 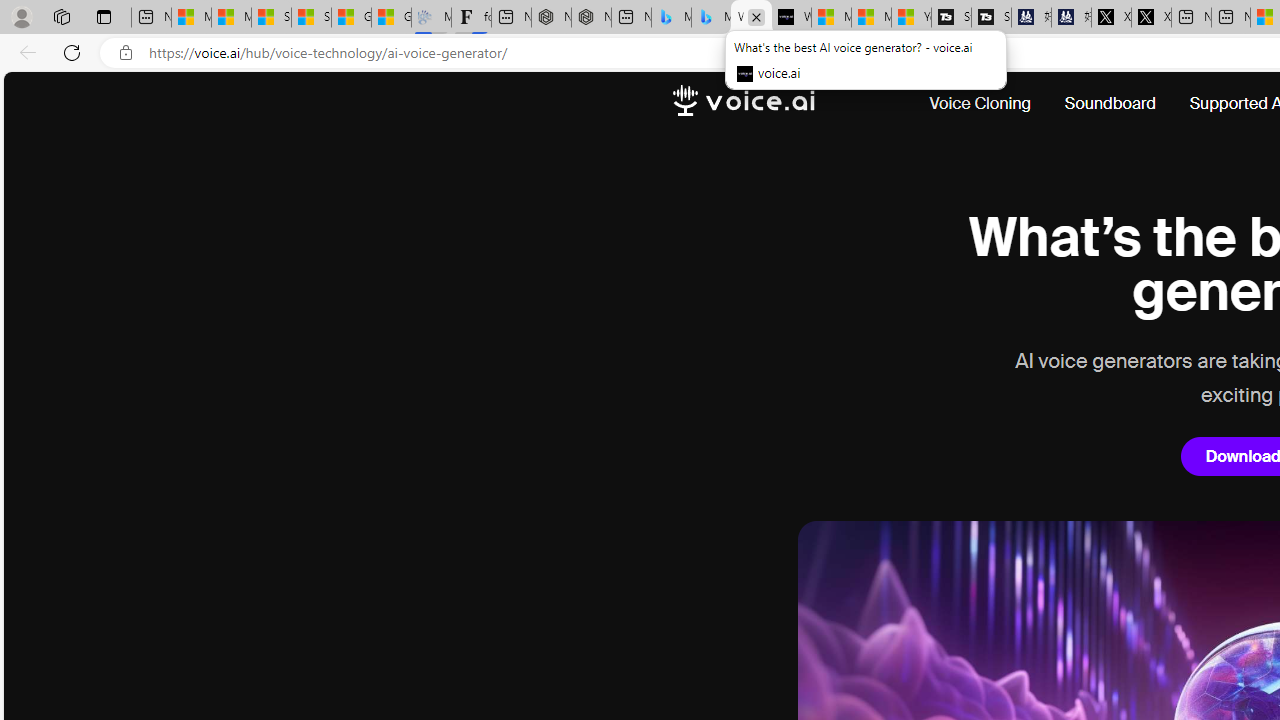 I want to click on 'Streaming Coverage | T3', so click(x=950, y=17).